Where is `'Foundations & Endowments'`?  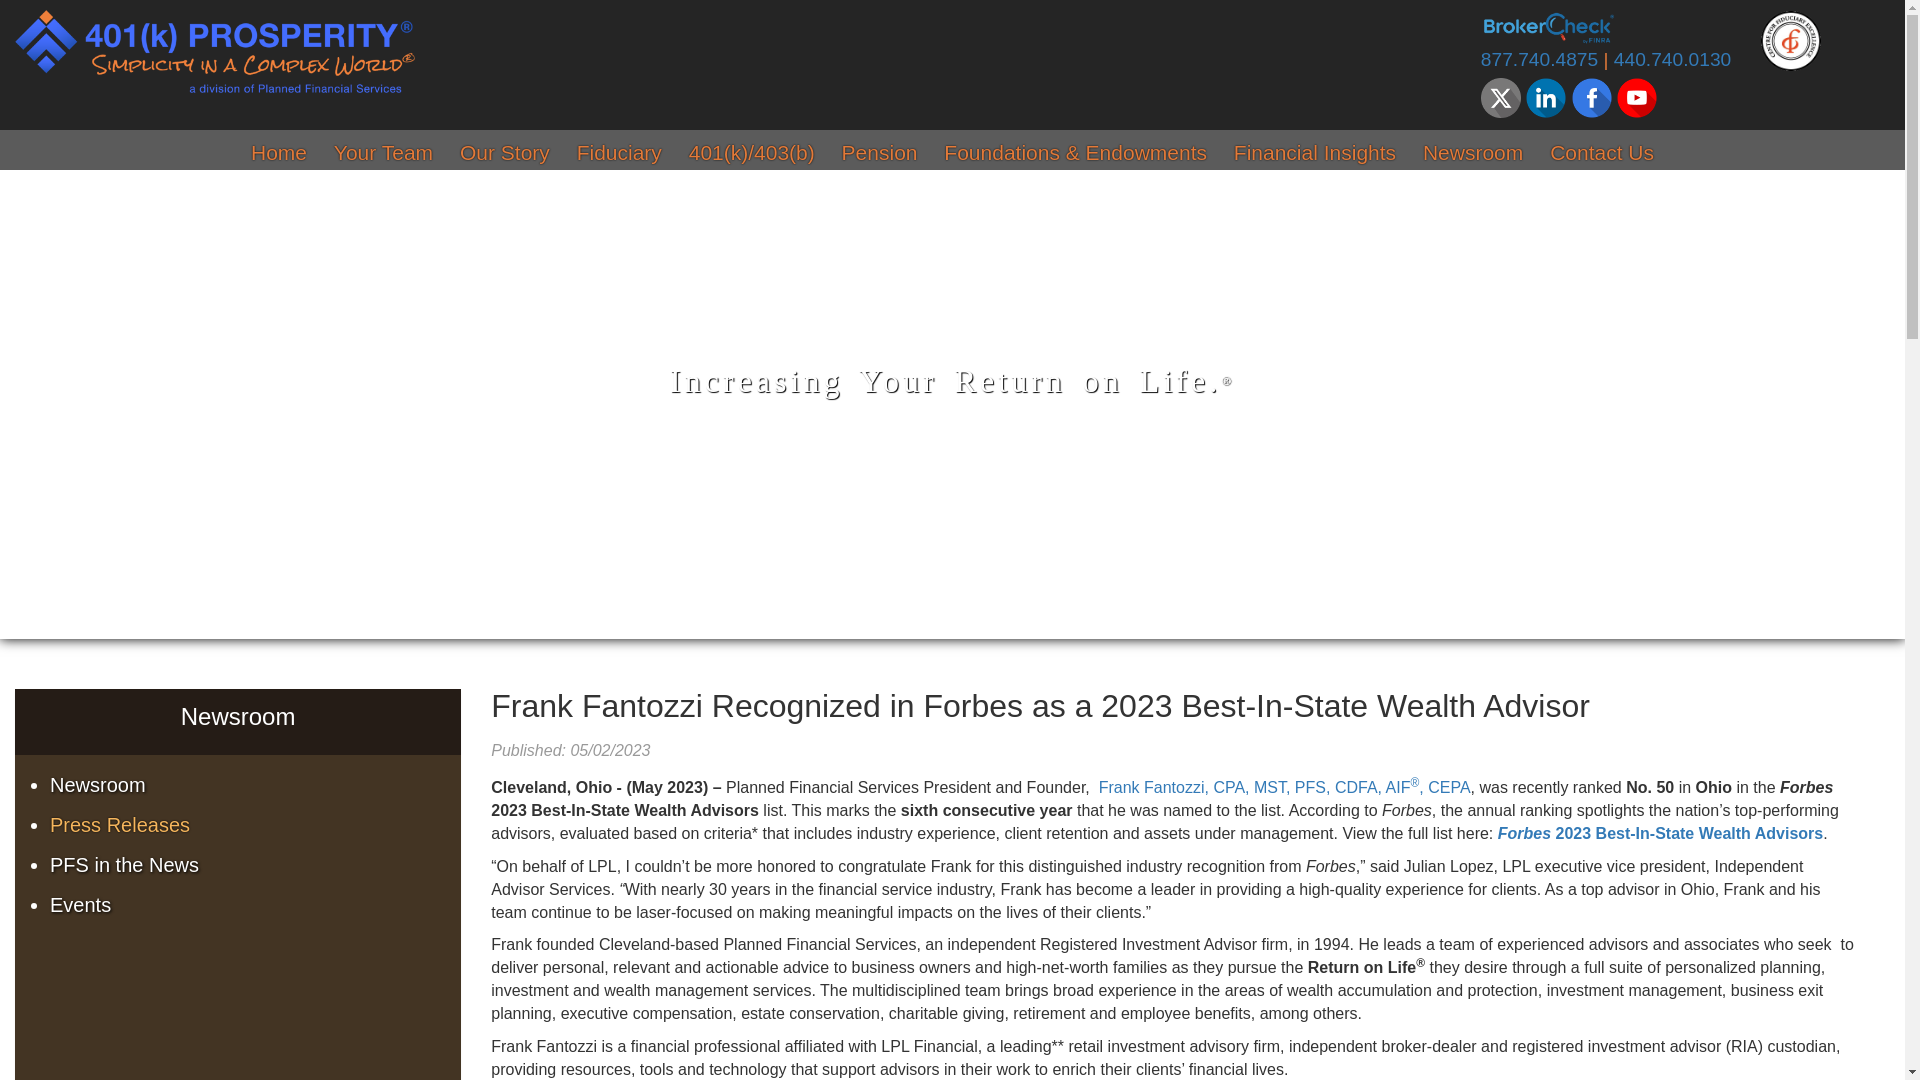
'Foundations & Endowments' is located at coordinates (1074, 154).